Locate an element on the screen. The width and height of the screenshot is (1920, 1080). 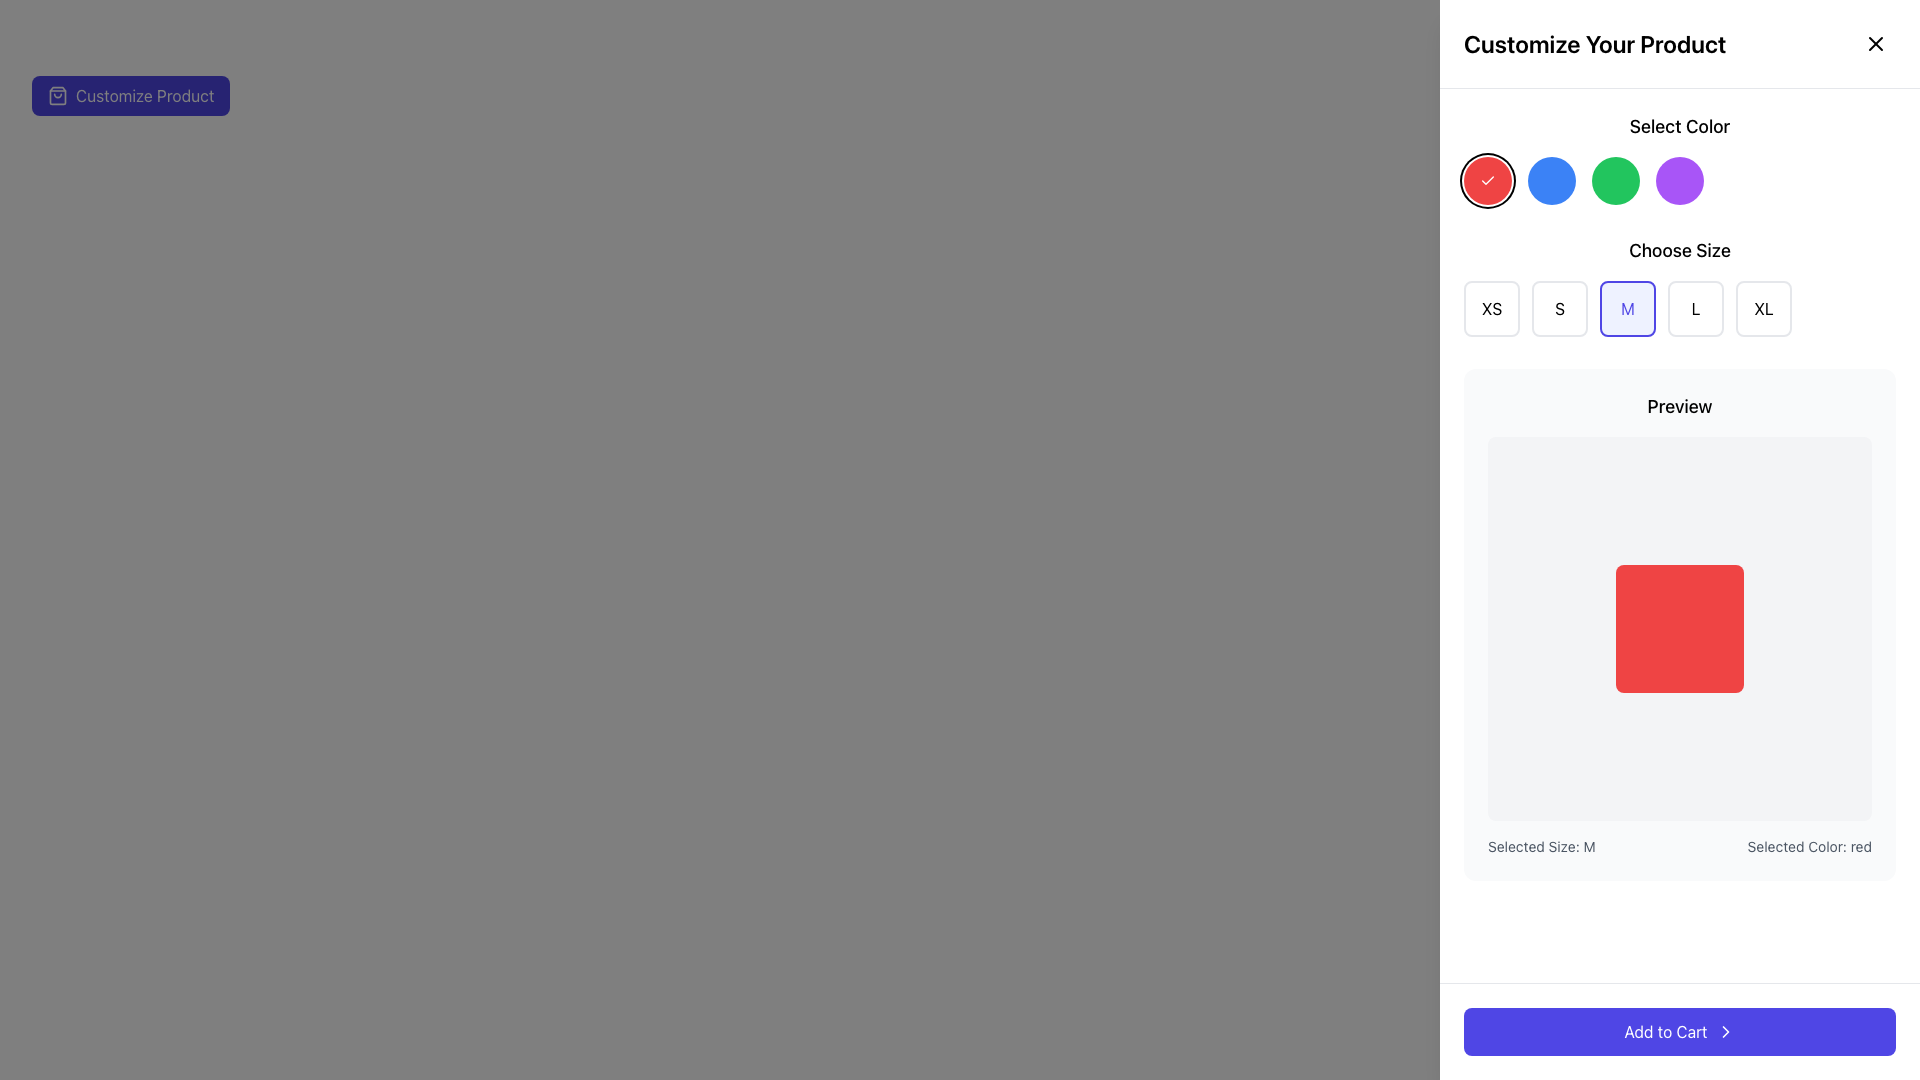
the circular red button with a white checkmark icon is located at coordinates (1488, 181).